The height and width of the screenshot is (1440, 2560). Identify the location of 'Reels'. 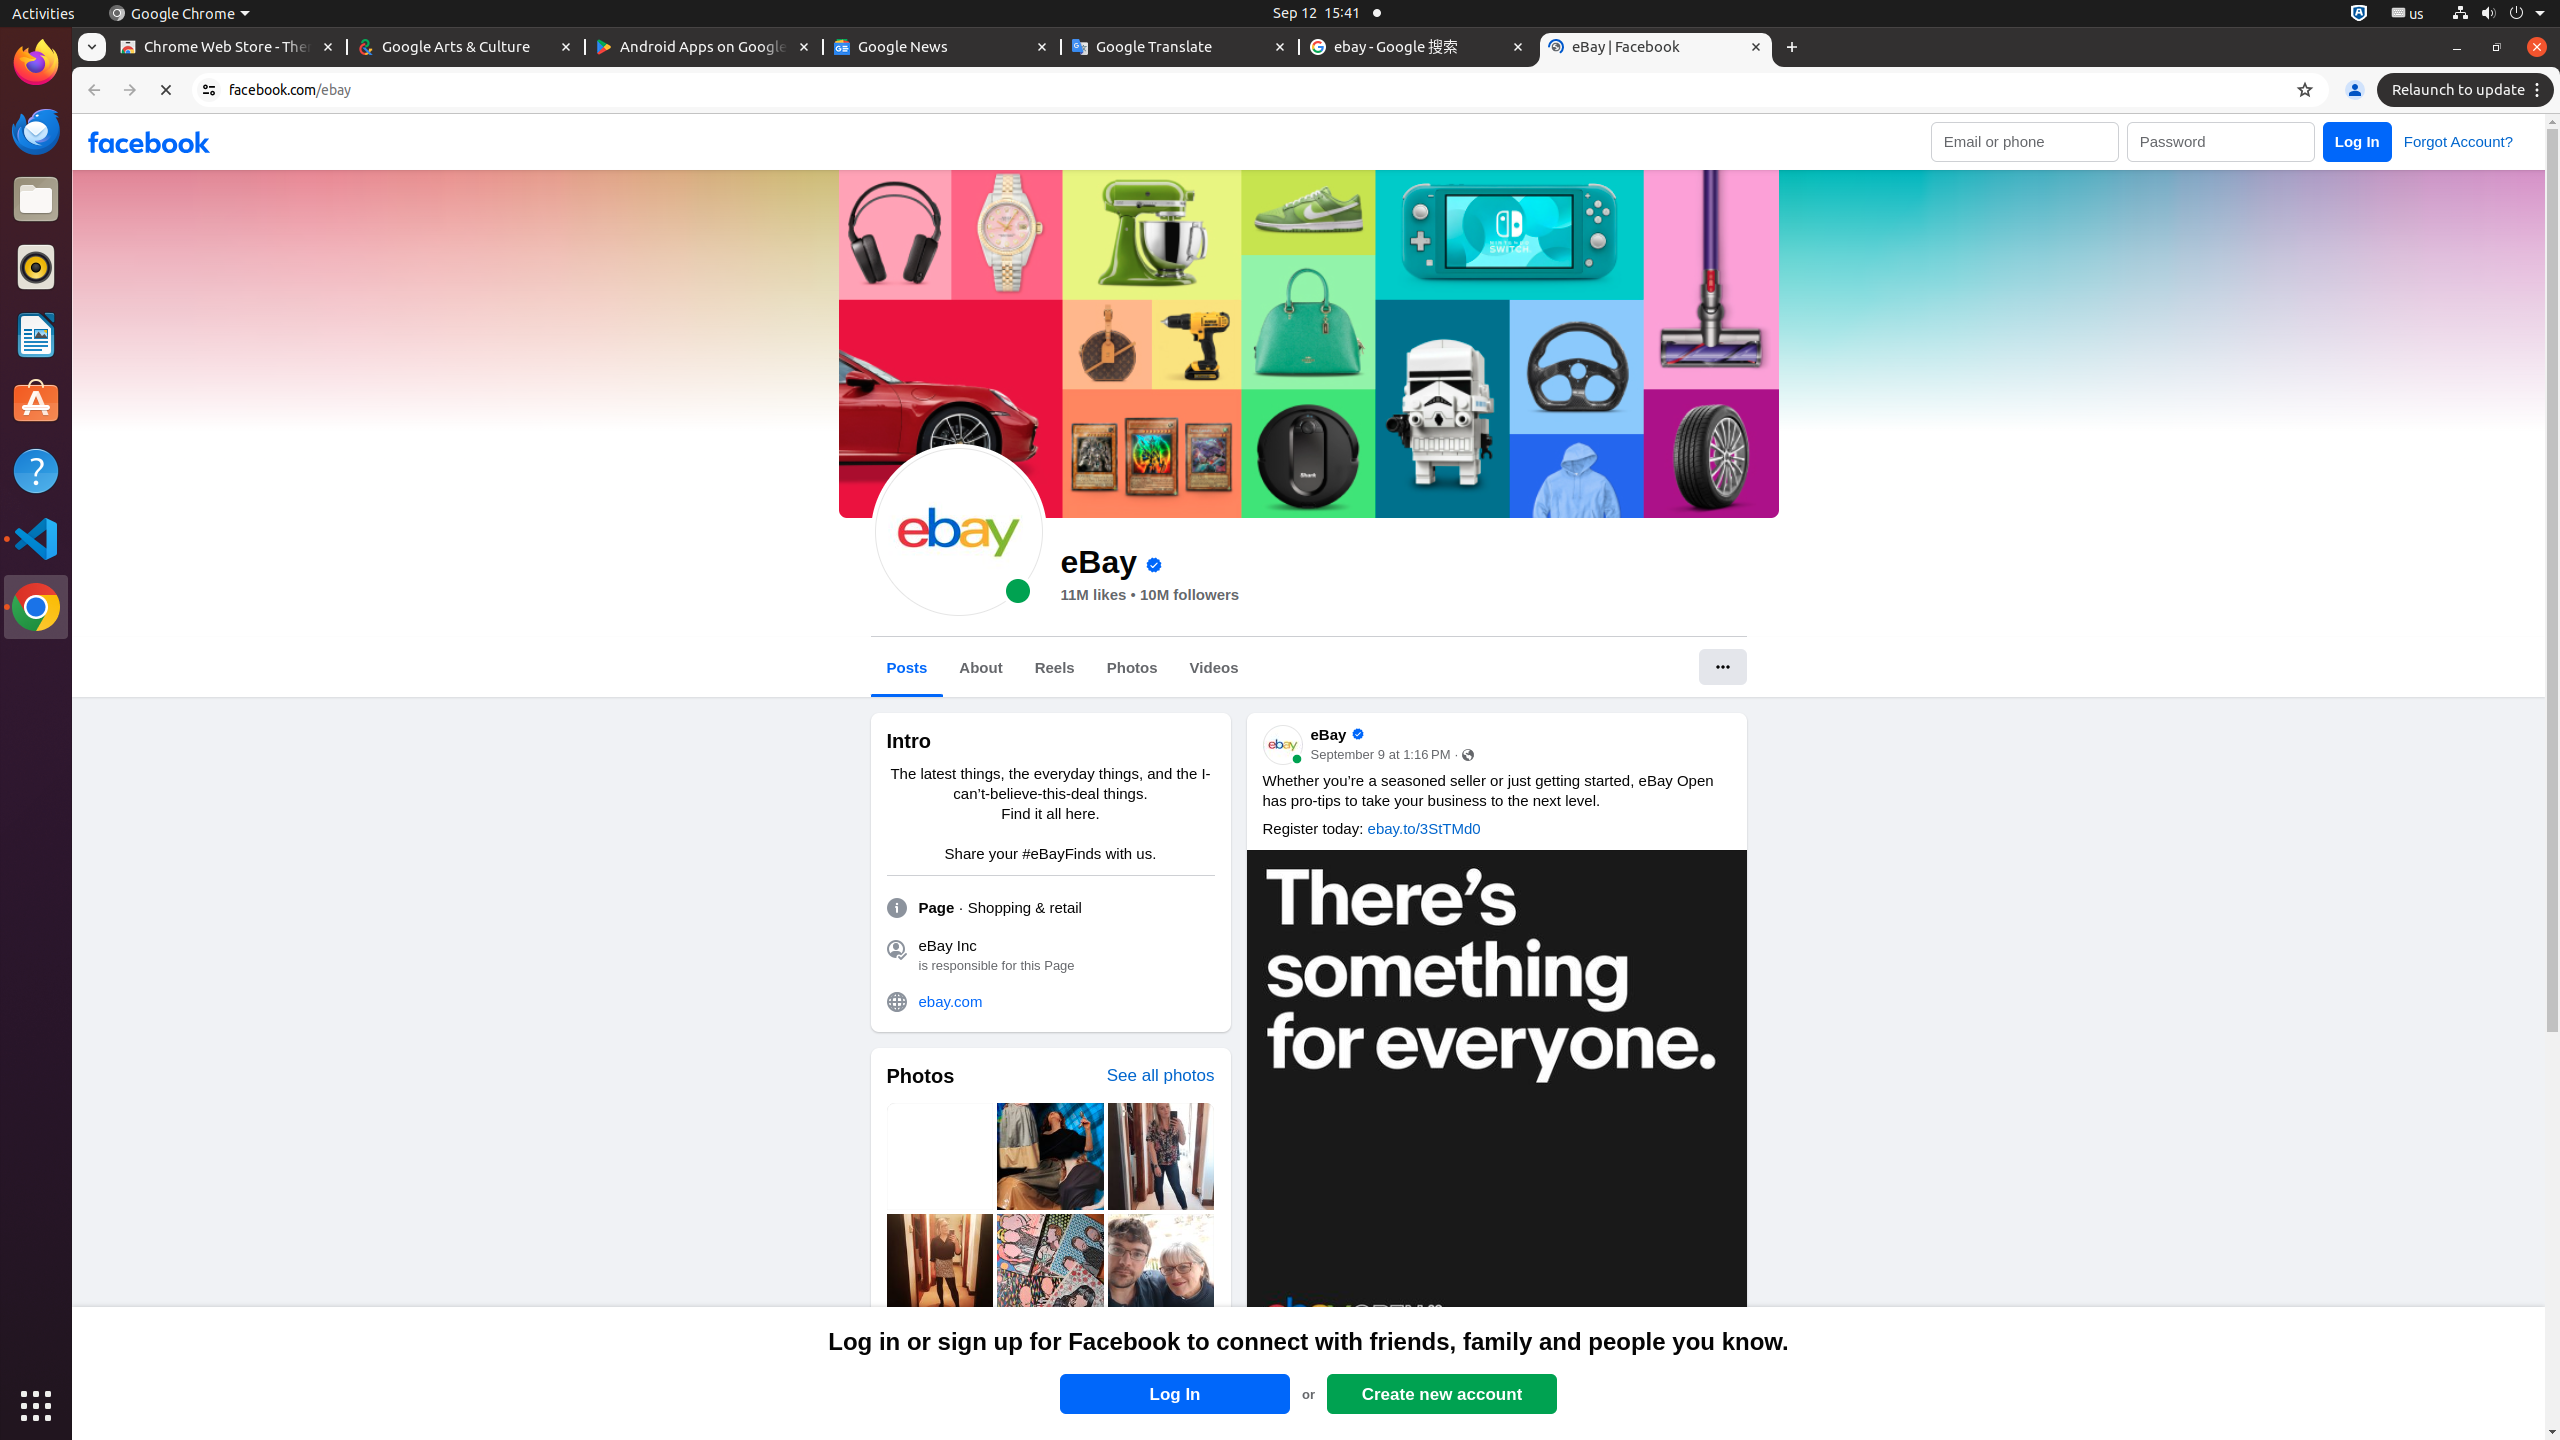
(1053, 666).